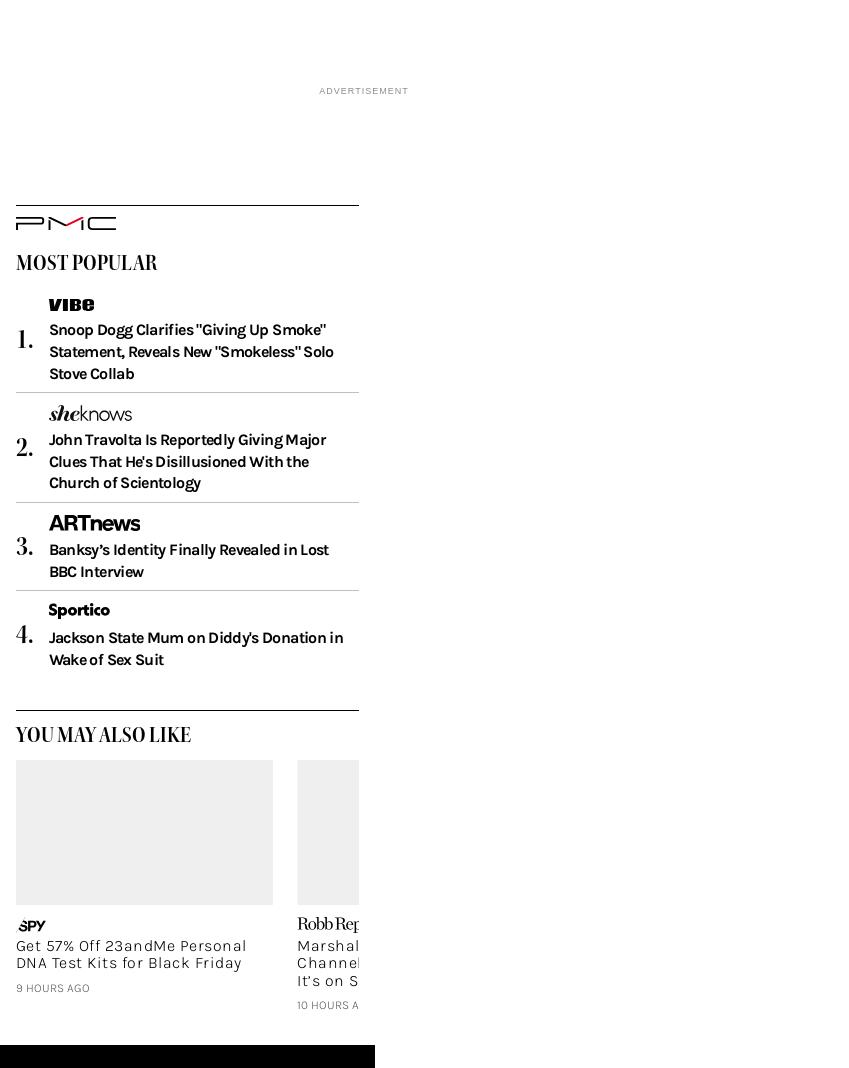 Image resolution: width=849 pixels, height=1068 pixels. I want to click on 'Marshall’s Bluetooth Speaker Channels Your Inner Slash, and It’s on Sale During Black Friday', so click(295, 993).